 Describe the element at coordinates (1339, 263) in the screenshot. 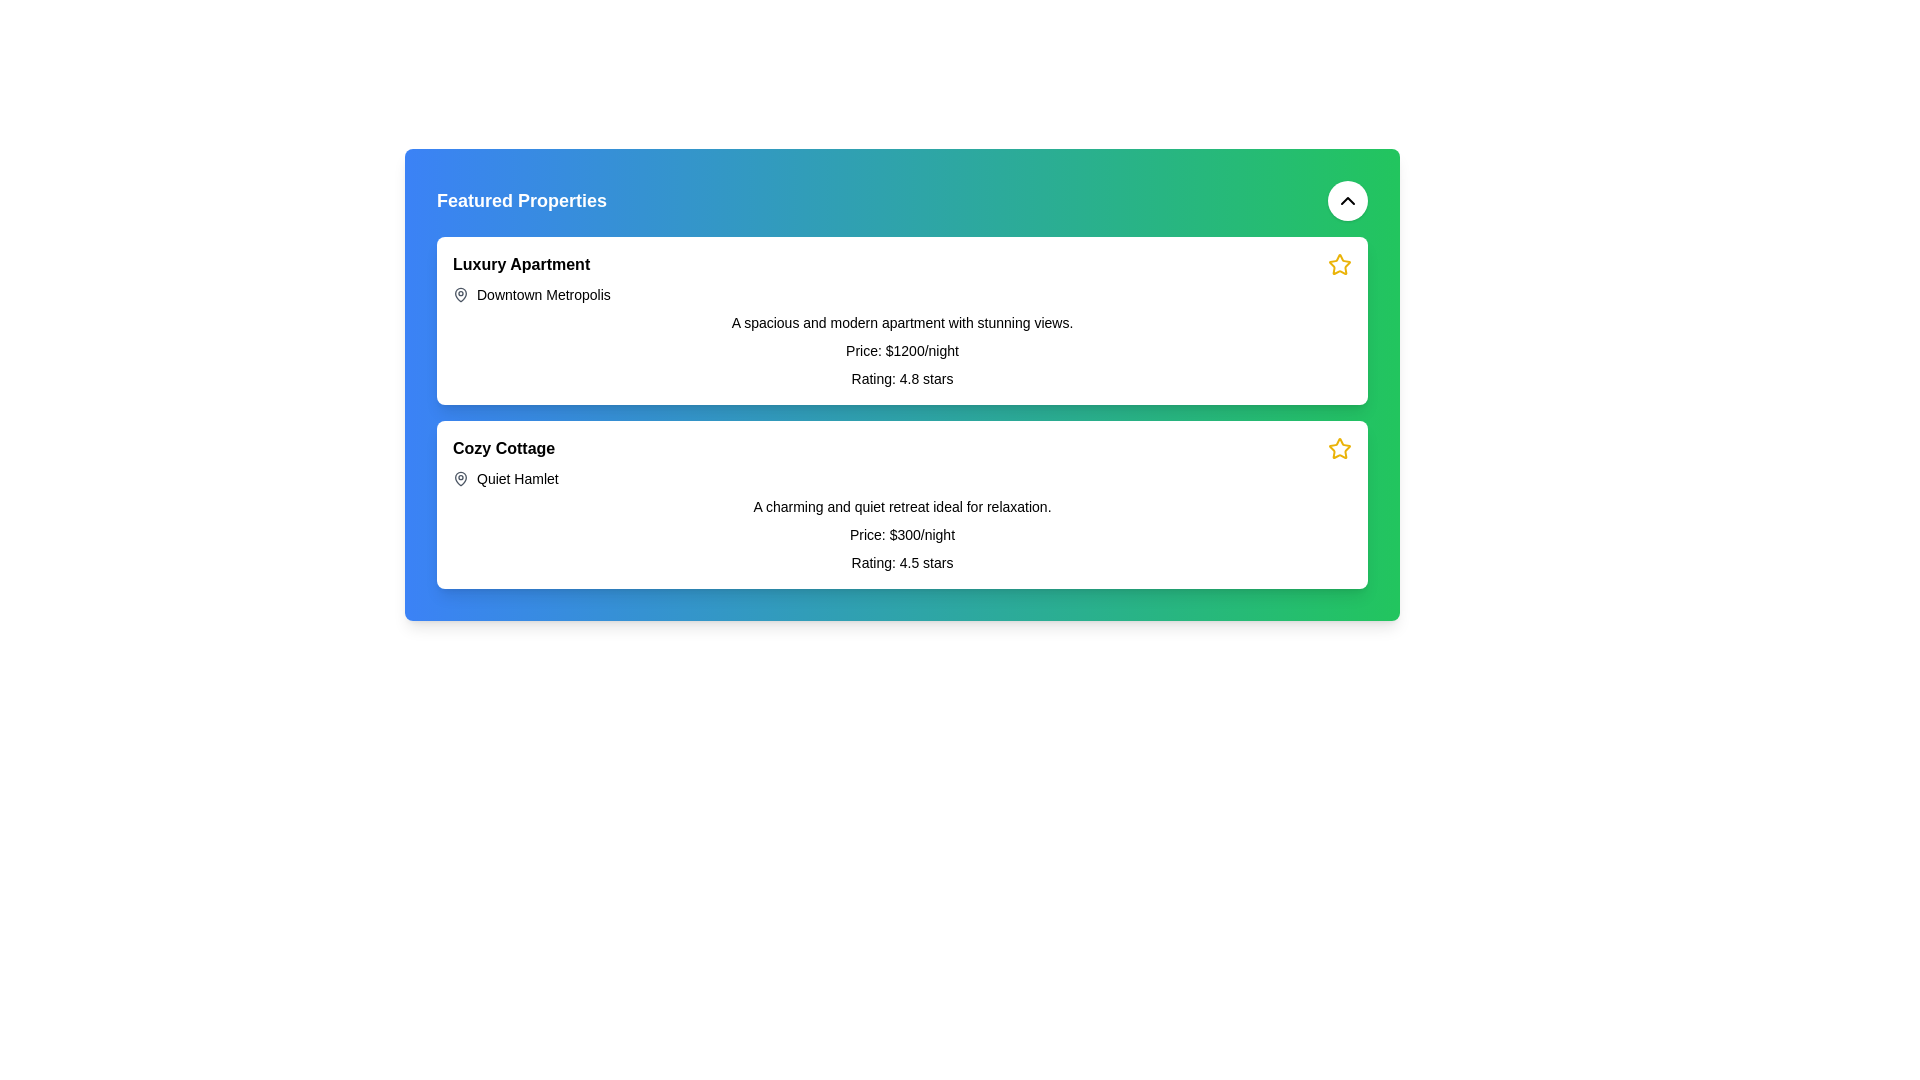

I see `the star icon with a yellow border located at the top-right corner of the first card, near the text 'Luxury Apartment'` at that location.